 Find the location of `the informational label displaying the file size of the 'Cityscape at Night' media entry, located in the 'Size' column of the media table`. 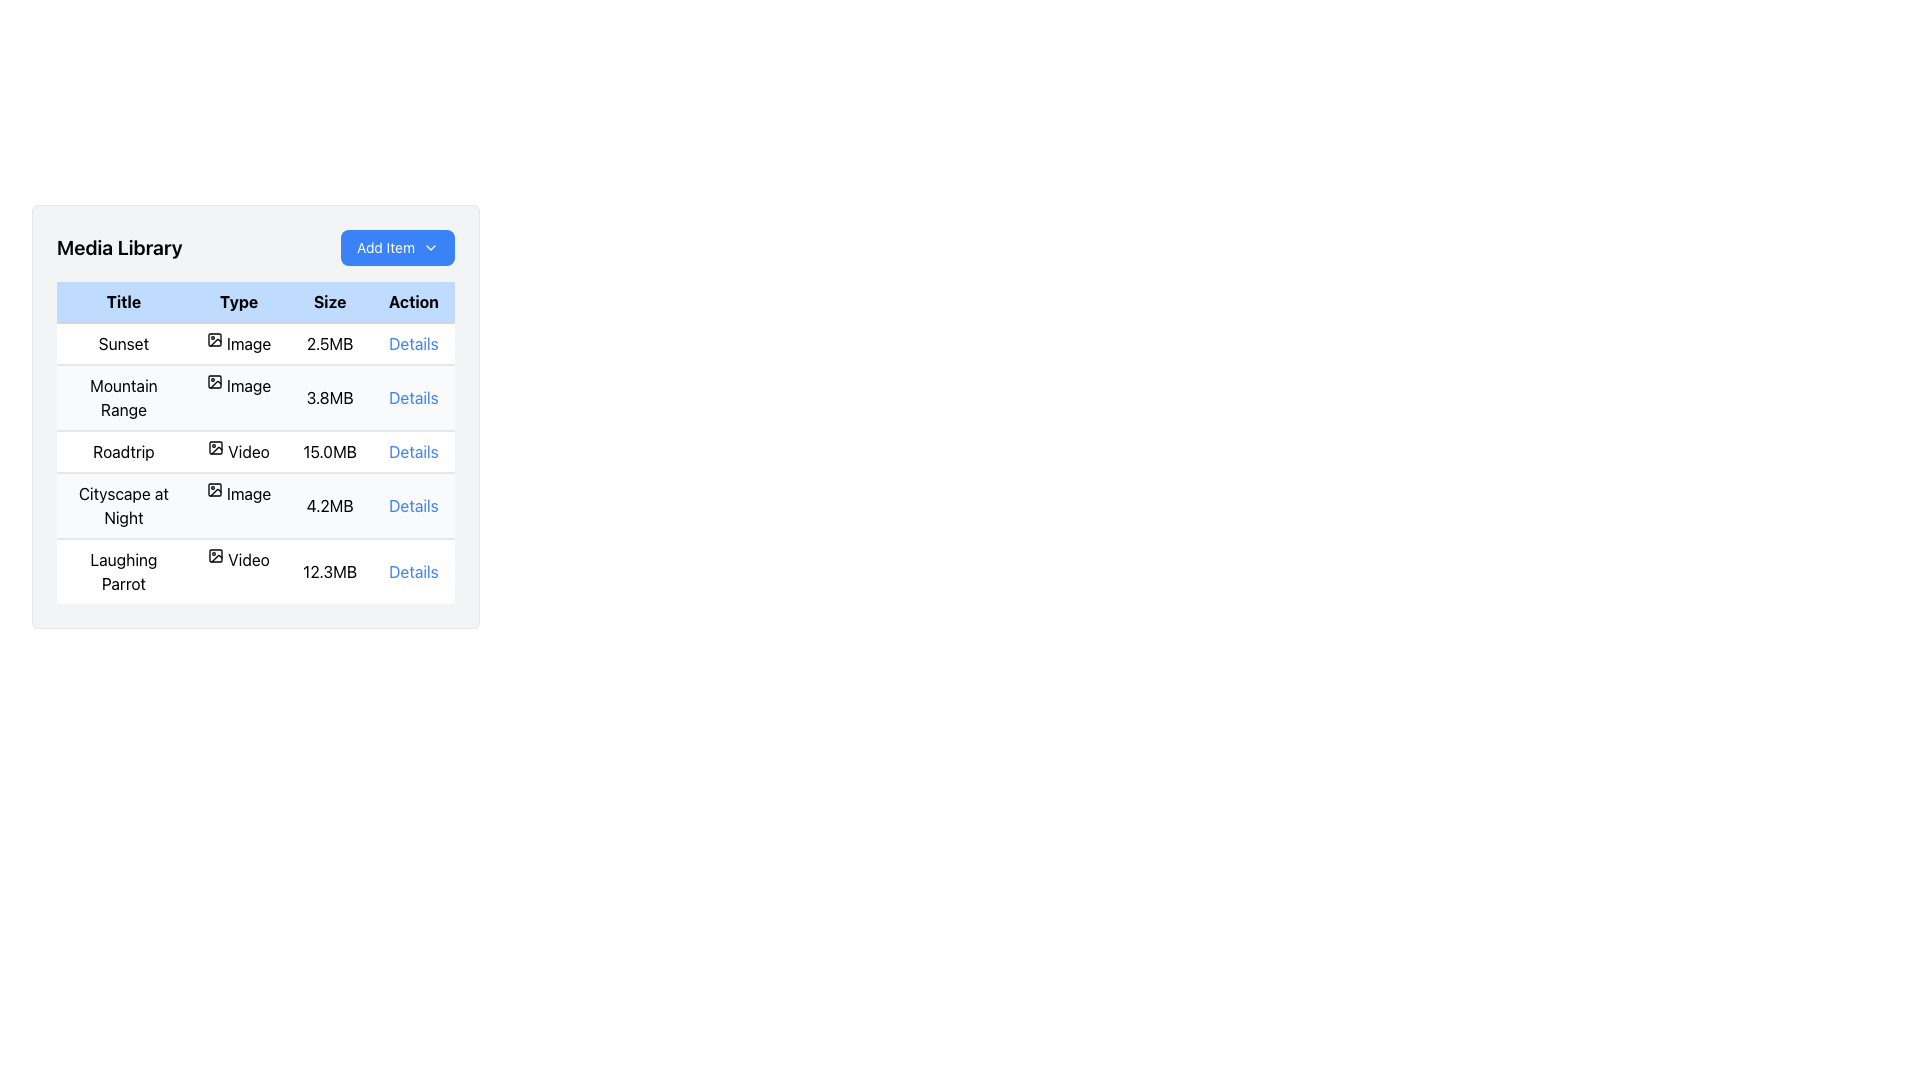

the informational label displaying the file size of the 'Cityscape at Night' media entry, located in the 'Size' column of the media table is located at coordinates (330, 504).